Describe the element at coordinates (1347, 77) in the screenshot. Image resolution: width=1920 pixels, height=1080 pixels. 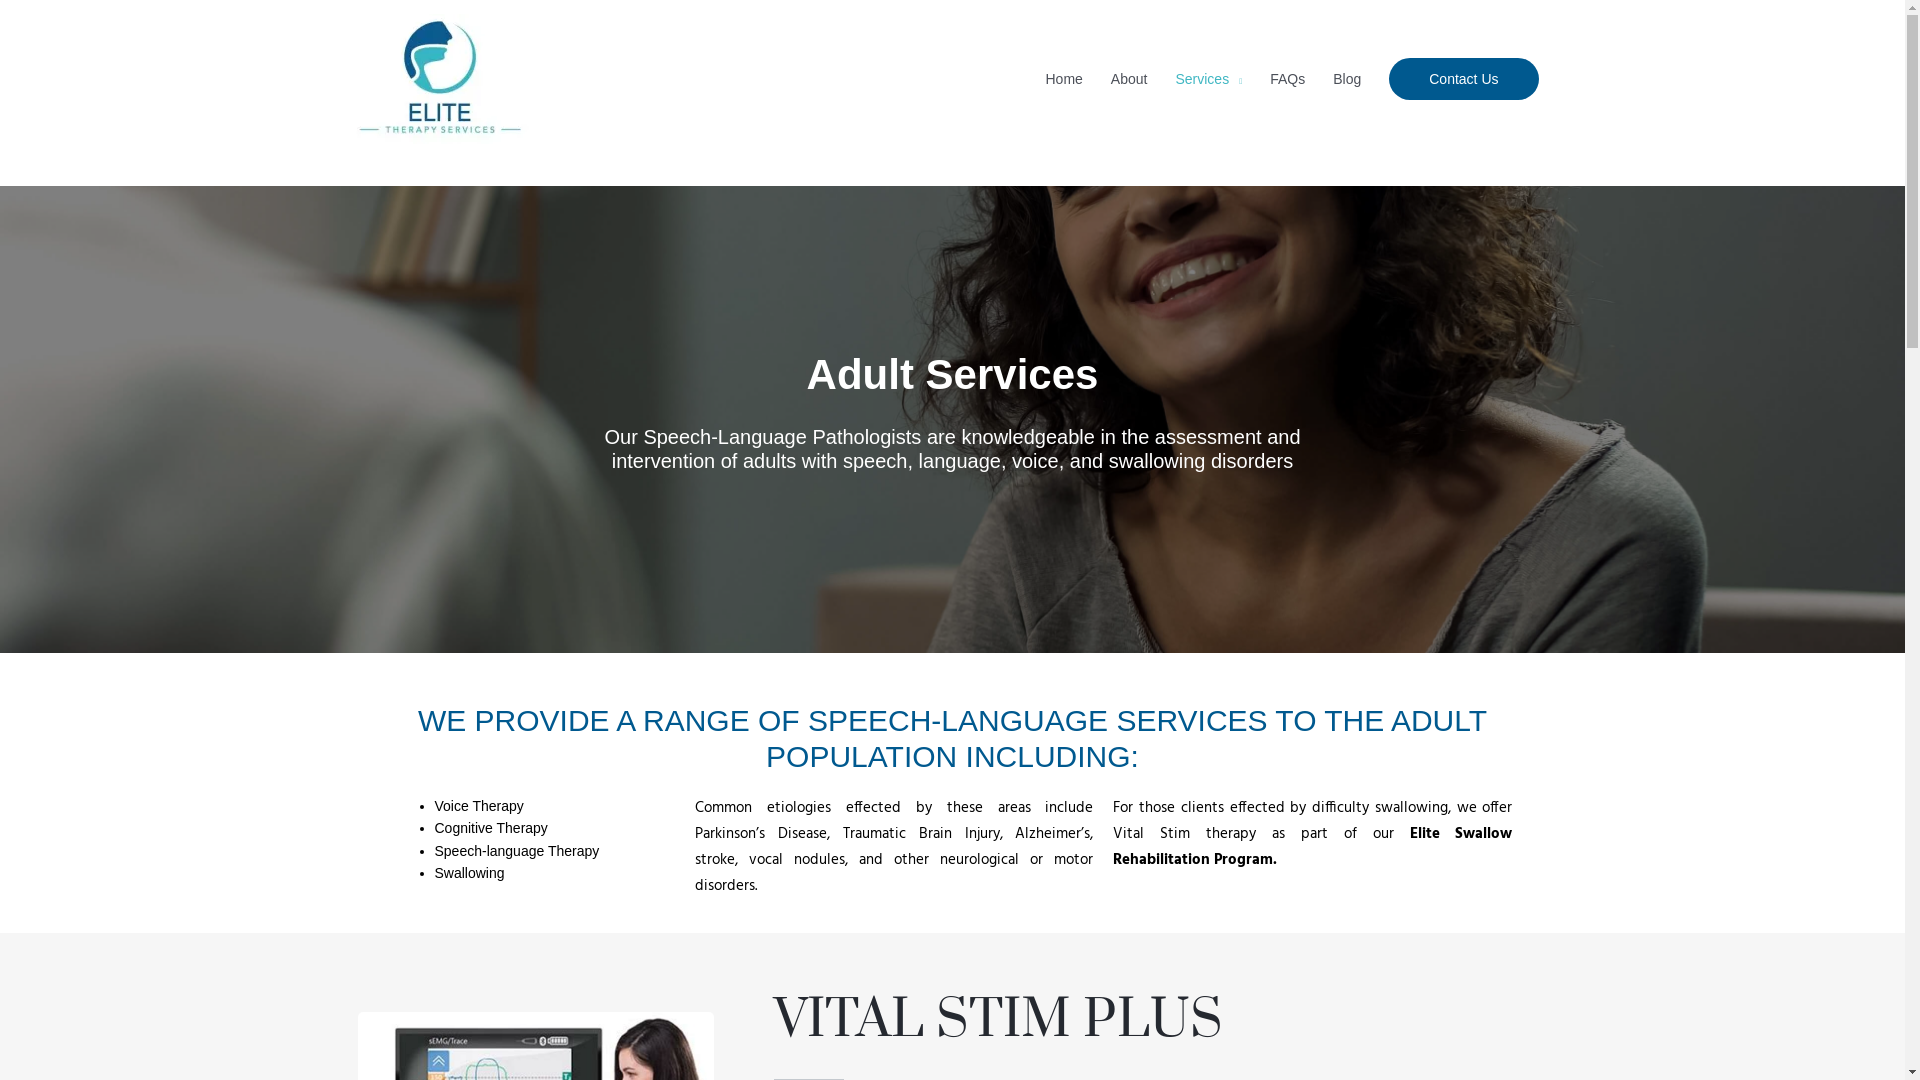
I see `'Blog'` at that location.